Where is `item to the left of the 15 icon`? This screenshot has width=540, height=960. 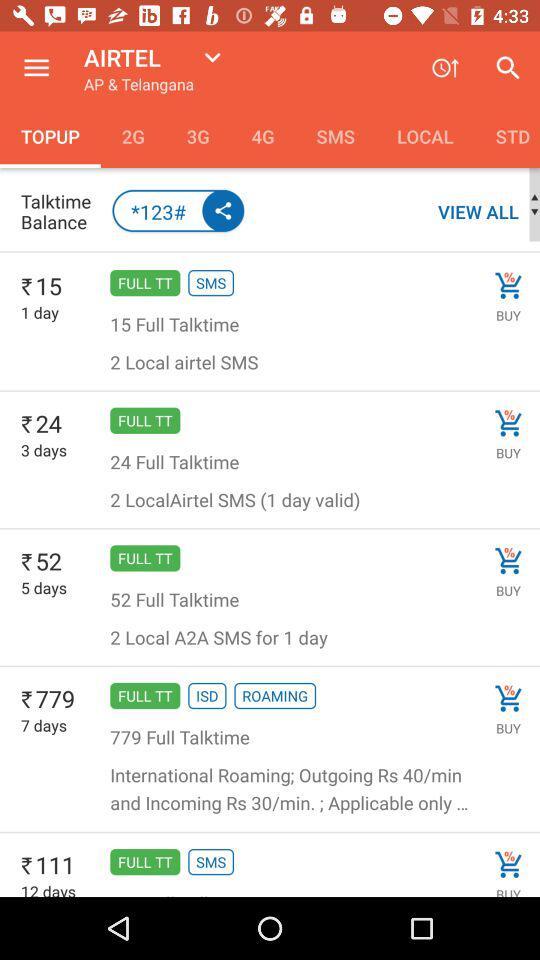
item to the left of the 15 icon is located at coordinates (26, 286).